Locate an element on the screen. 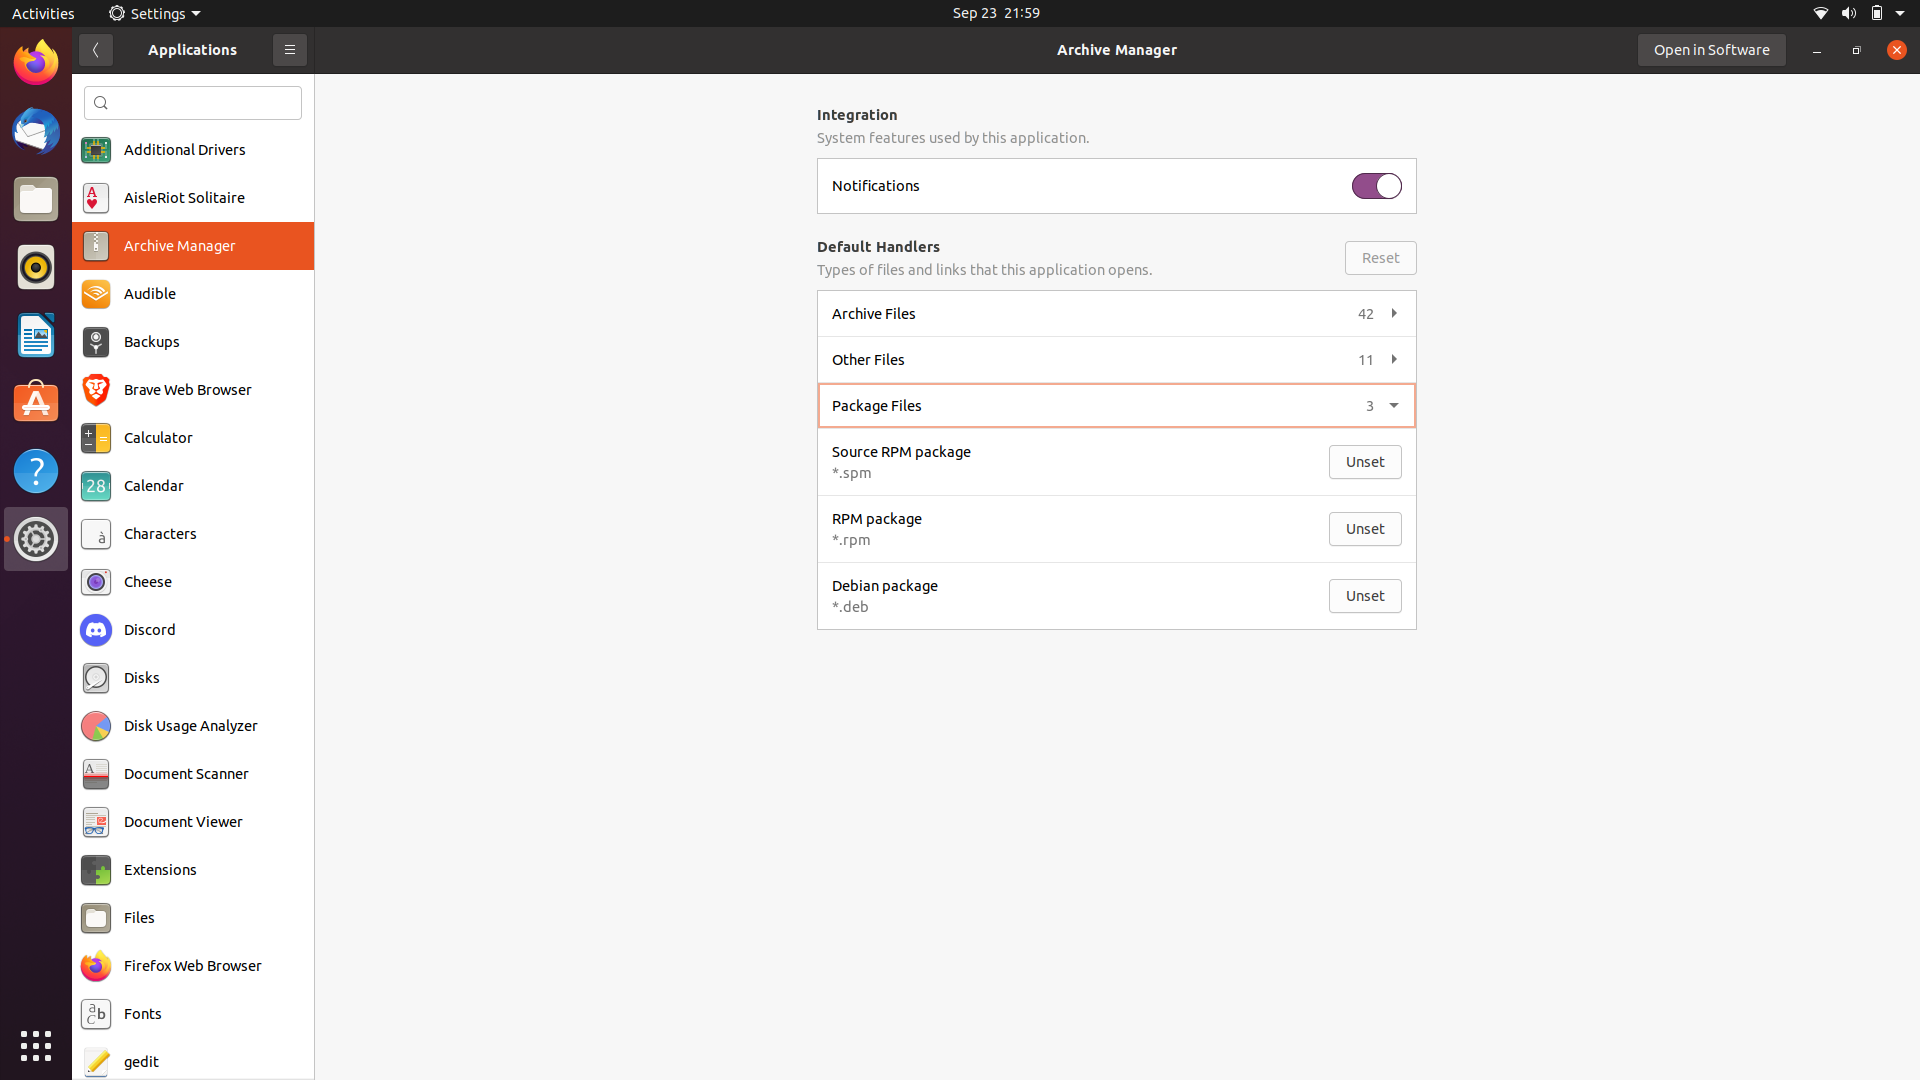 This screenshot has width=1920, height=1080. Condense the ongoing window to its icon size is located at coordinates (1819, 49).